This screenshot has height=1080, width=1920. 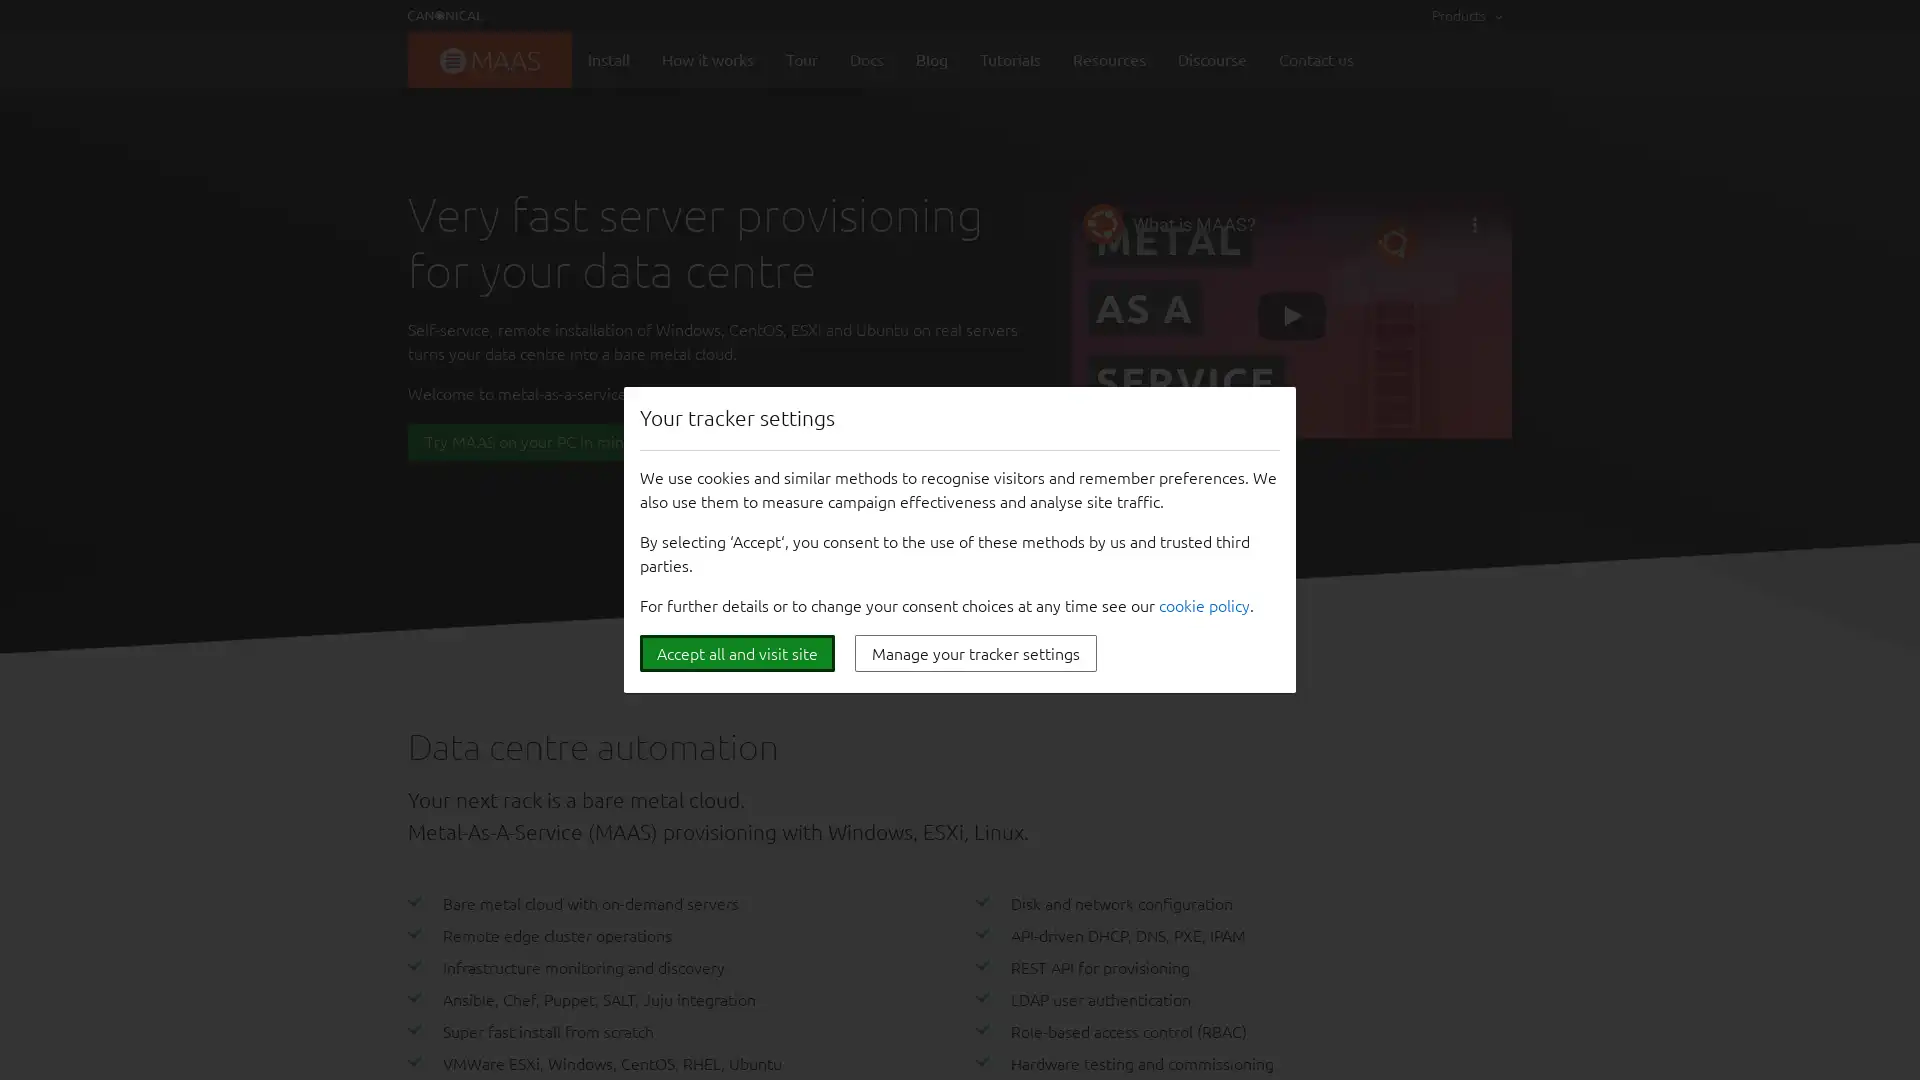 I want to click on Manage your tracker settings, so click(x=975, y=653).